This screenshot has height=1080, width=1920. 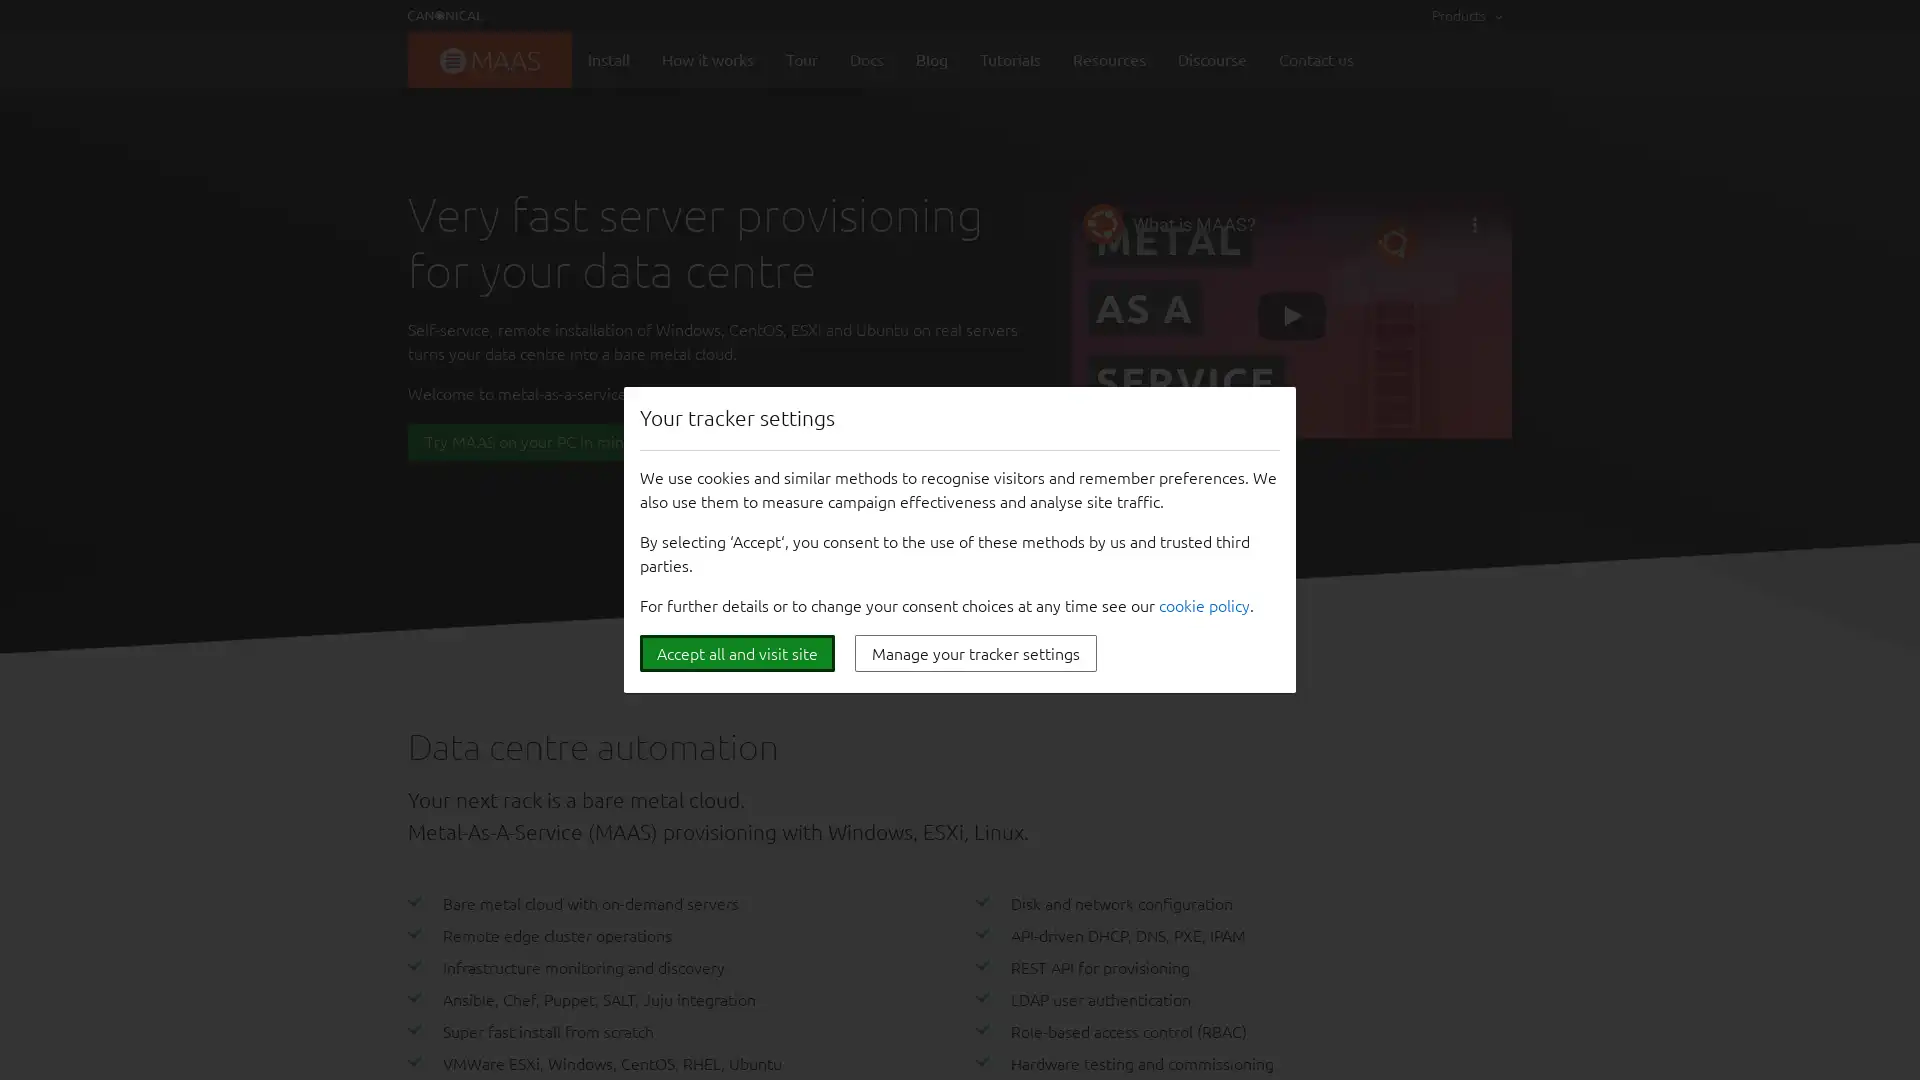 I want to click on Manage your tracker settings, so click(x=975, y=653).